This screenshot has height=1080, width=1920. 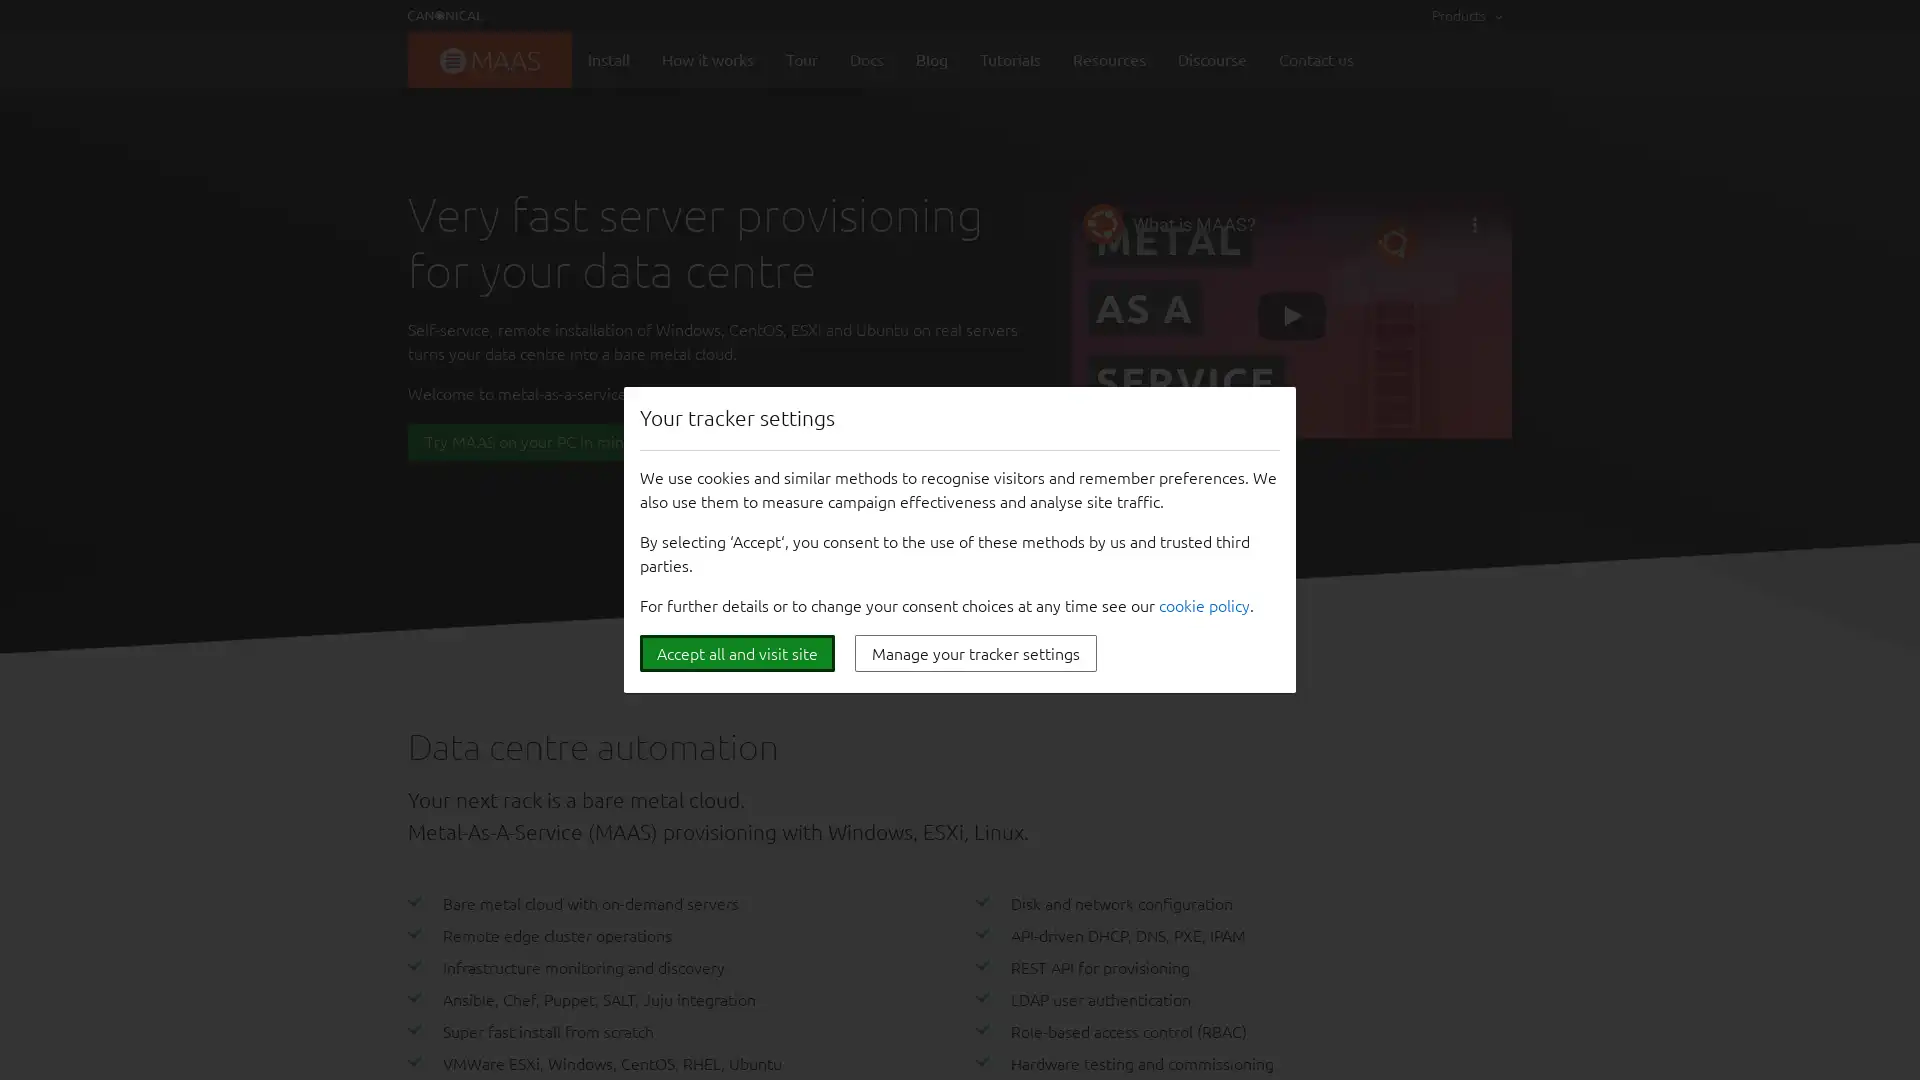 I want to click on Manage your tracker settings, so click(x=975, y=653).